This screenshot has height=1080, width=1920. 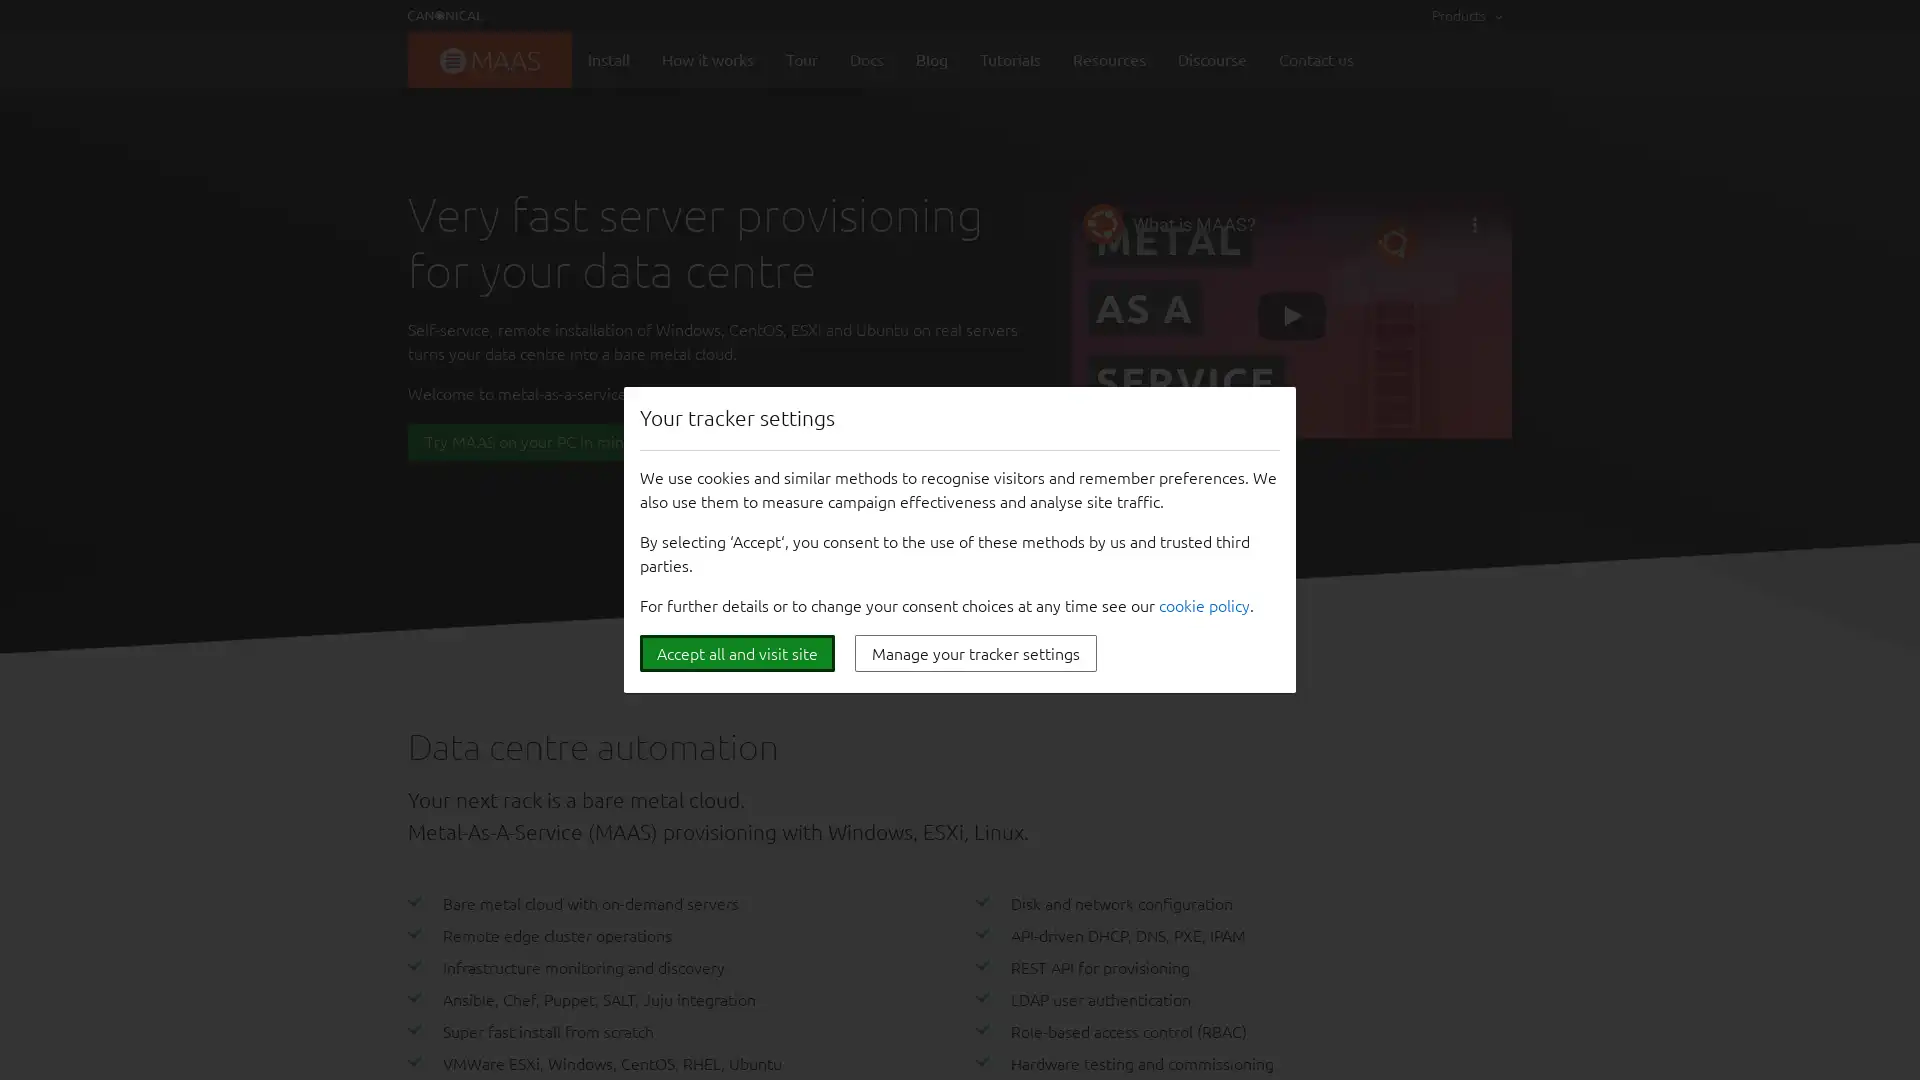 I want to click on Manage your tracker settings, so click(x=975, y=653).